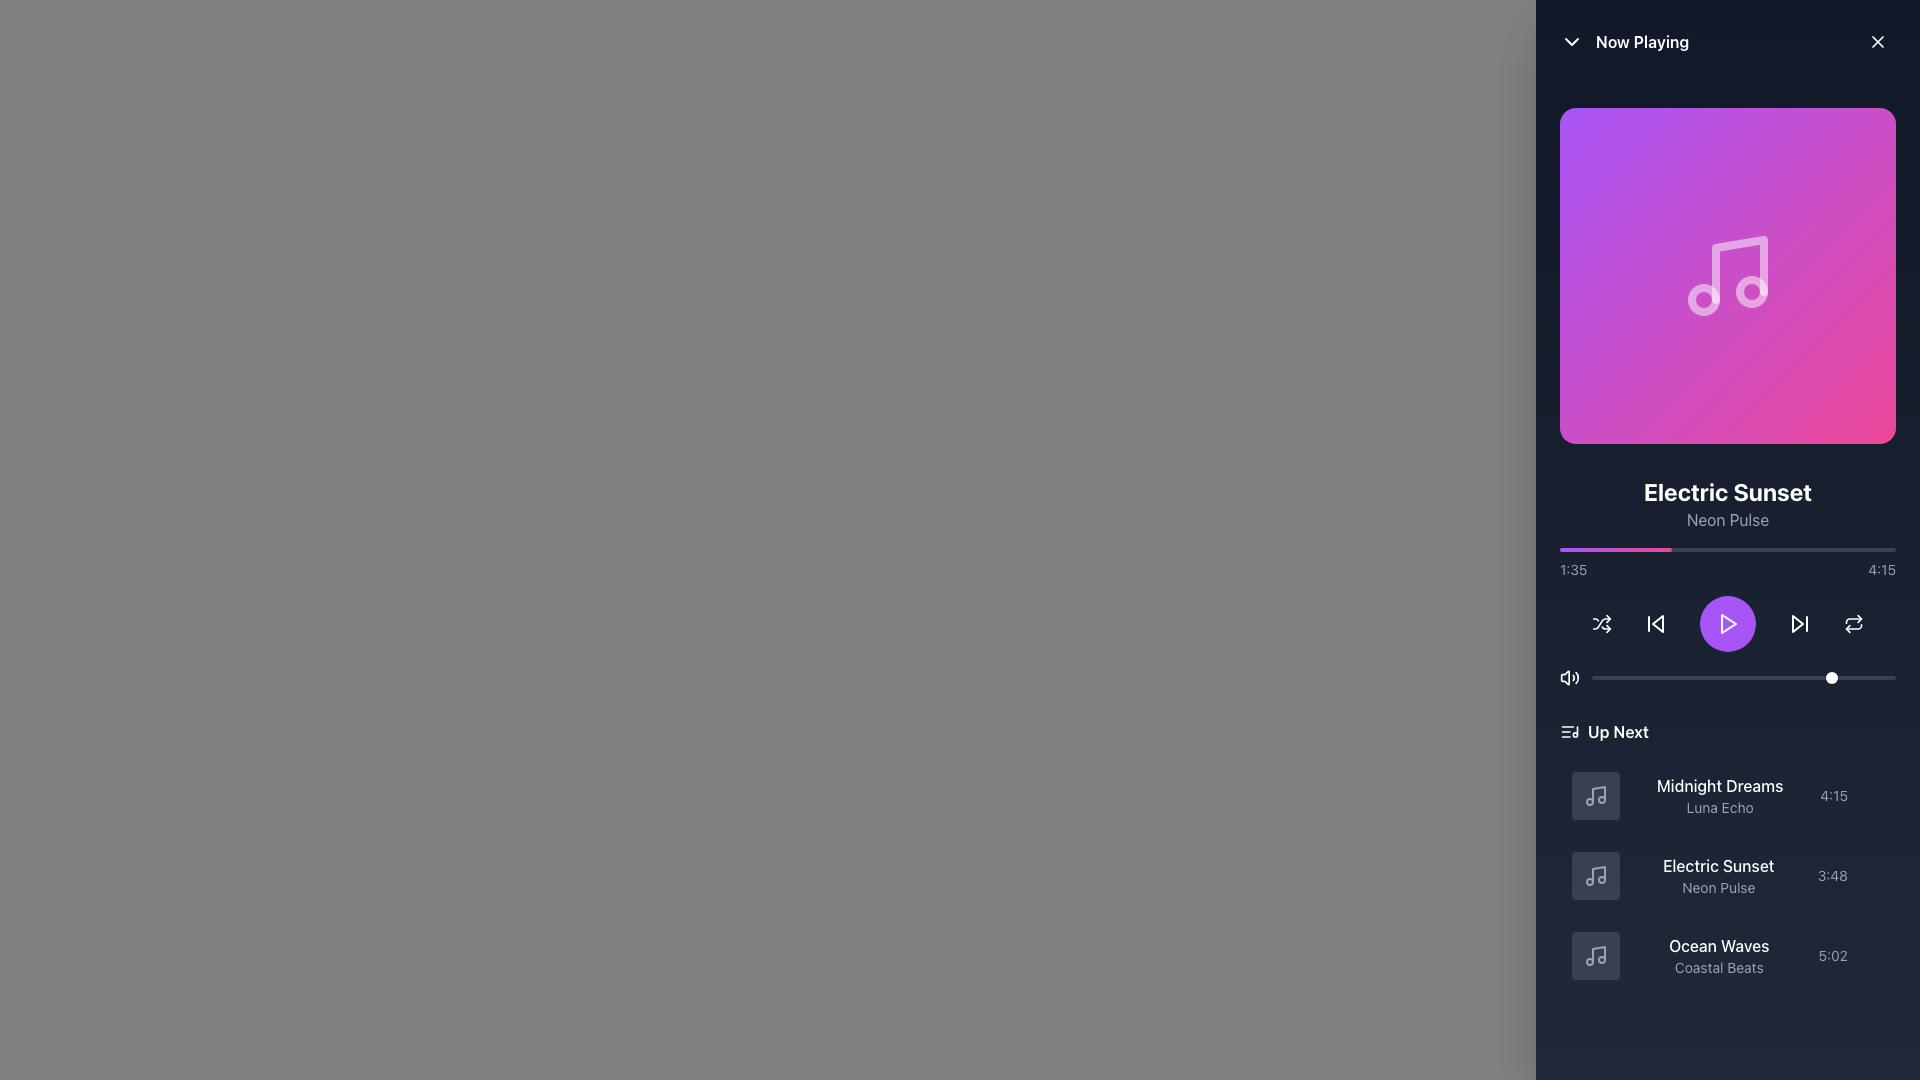 Image resolution: width=1920 pixels, height=1080 pixels. Describe the element at coordinates (1798, 623) in the screenshot. I see `the forward-skip button icon in the media player` at that location.